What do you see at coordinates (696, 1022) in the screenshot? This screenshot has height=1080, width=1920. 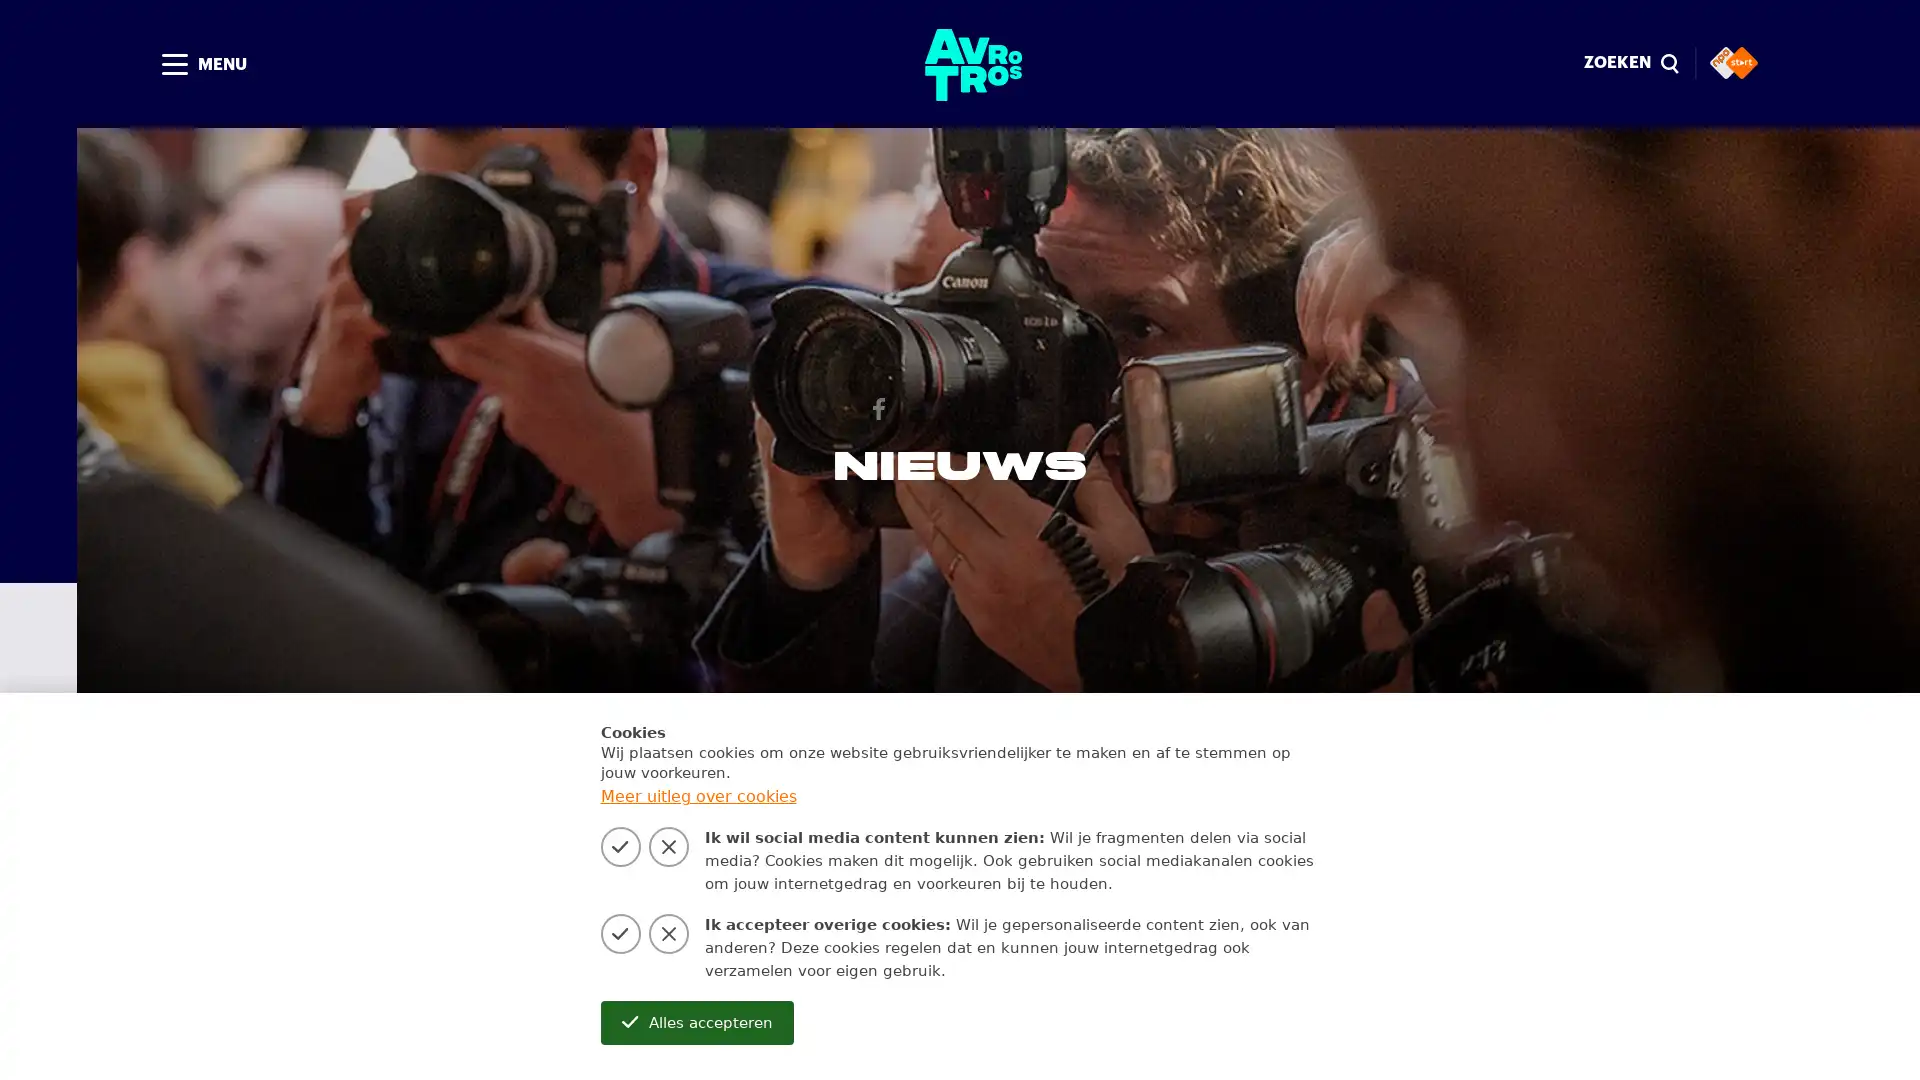 I see `Alles accepteren` at bounding box center [696, 1022].